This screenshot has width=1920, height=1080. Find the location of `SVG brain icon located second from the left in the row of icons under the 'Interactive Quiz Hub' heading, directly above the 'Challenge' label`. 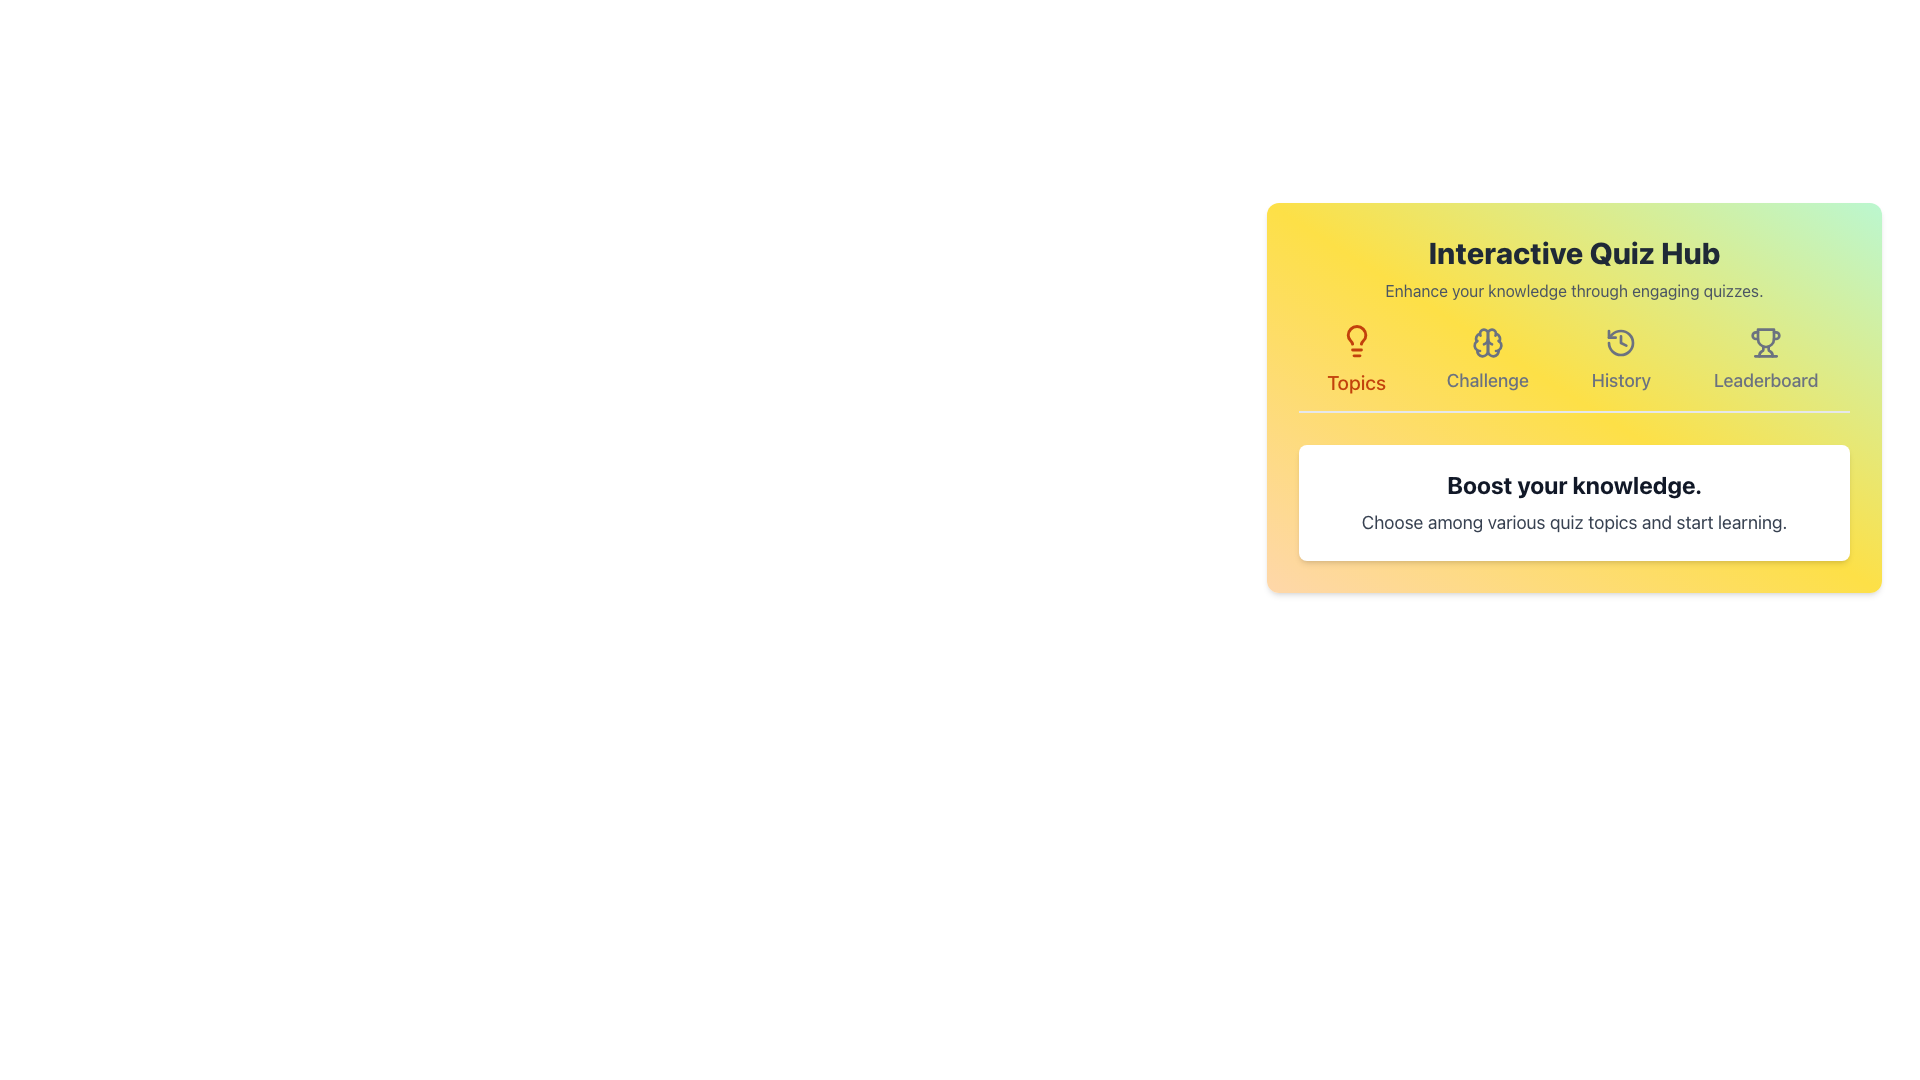

SVG brain icon located second from the left in the row of icons under the 'Interactive Quiz Hub' heading, directly above the 'Challenge' label is located at coordinates (1487, 342).